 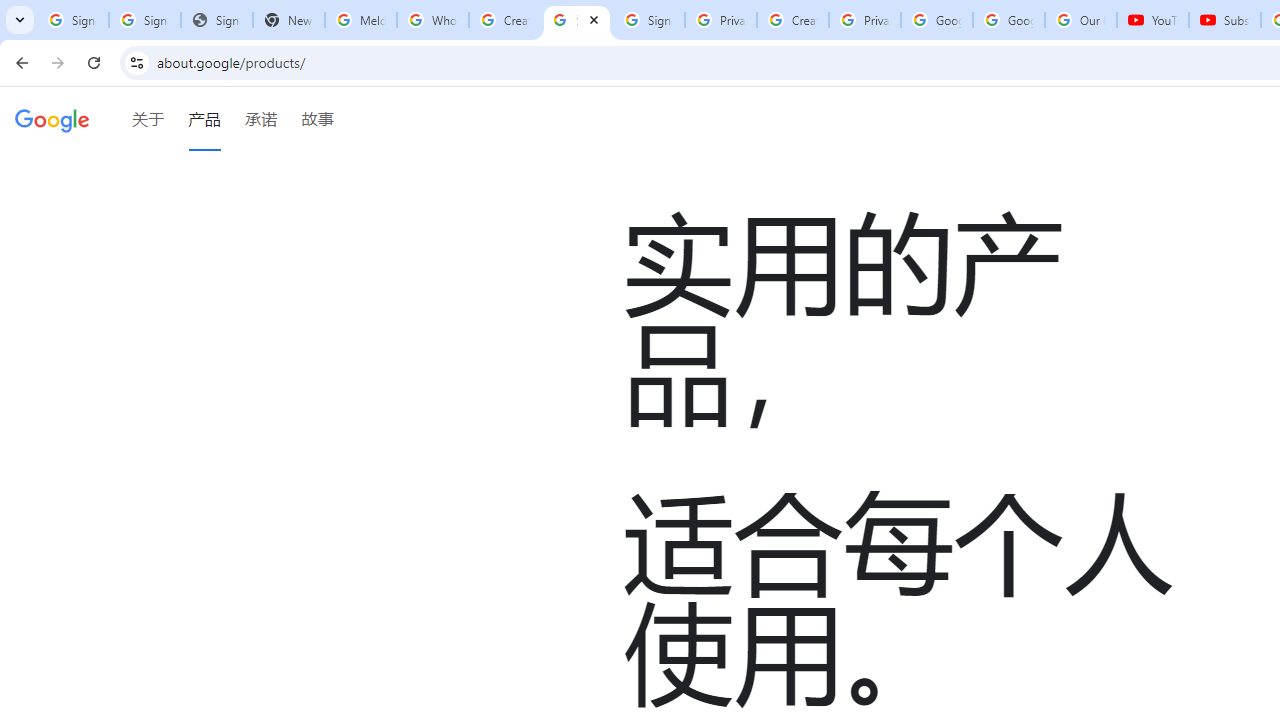 What do you see at coordinates (288, 20) in the screenshot?
I see `'New Tab'` at bounding box center [288, 20].